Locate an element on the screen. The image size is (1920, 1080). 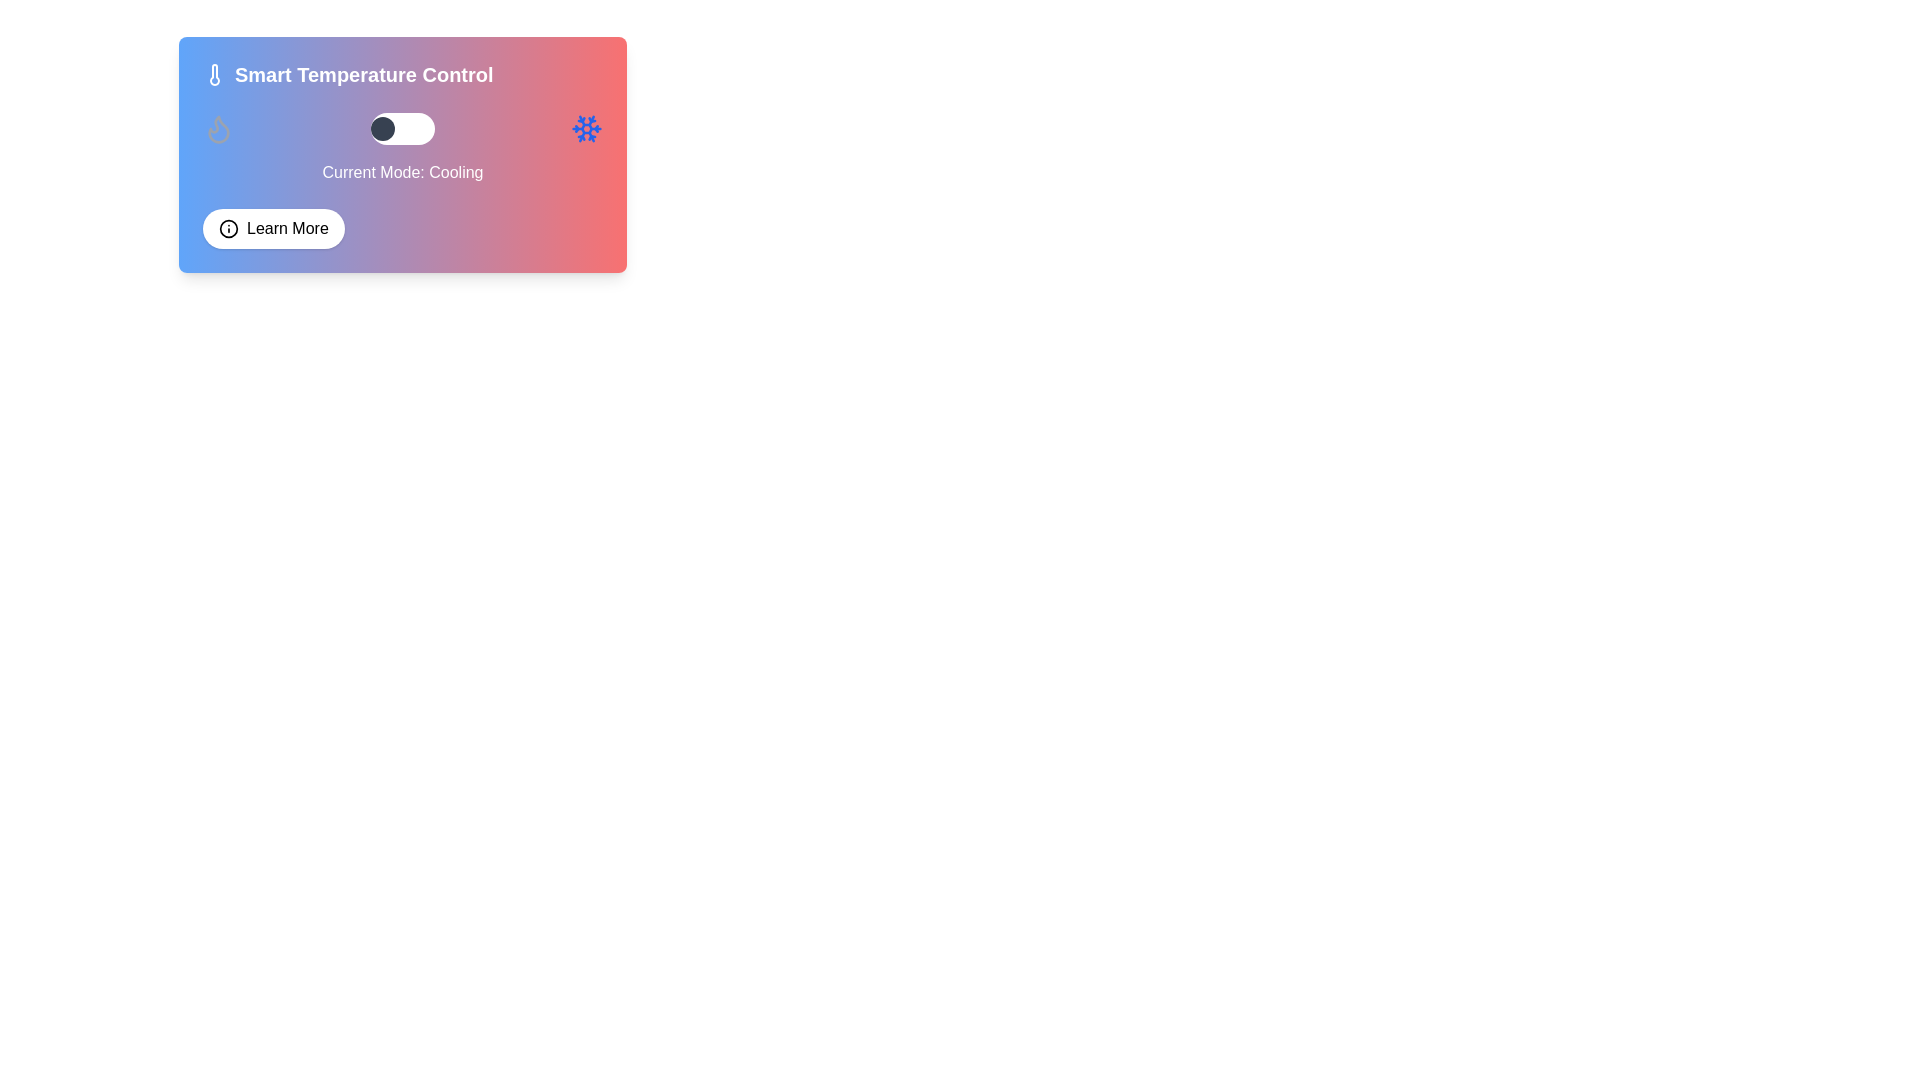
the thermometer icon that visually complements the title 'Smart Temperature Control', which is located to the left side of the heading text and aligned vertically with it is located at coordinates (215, 73).